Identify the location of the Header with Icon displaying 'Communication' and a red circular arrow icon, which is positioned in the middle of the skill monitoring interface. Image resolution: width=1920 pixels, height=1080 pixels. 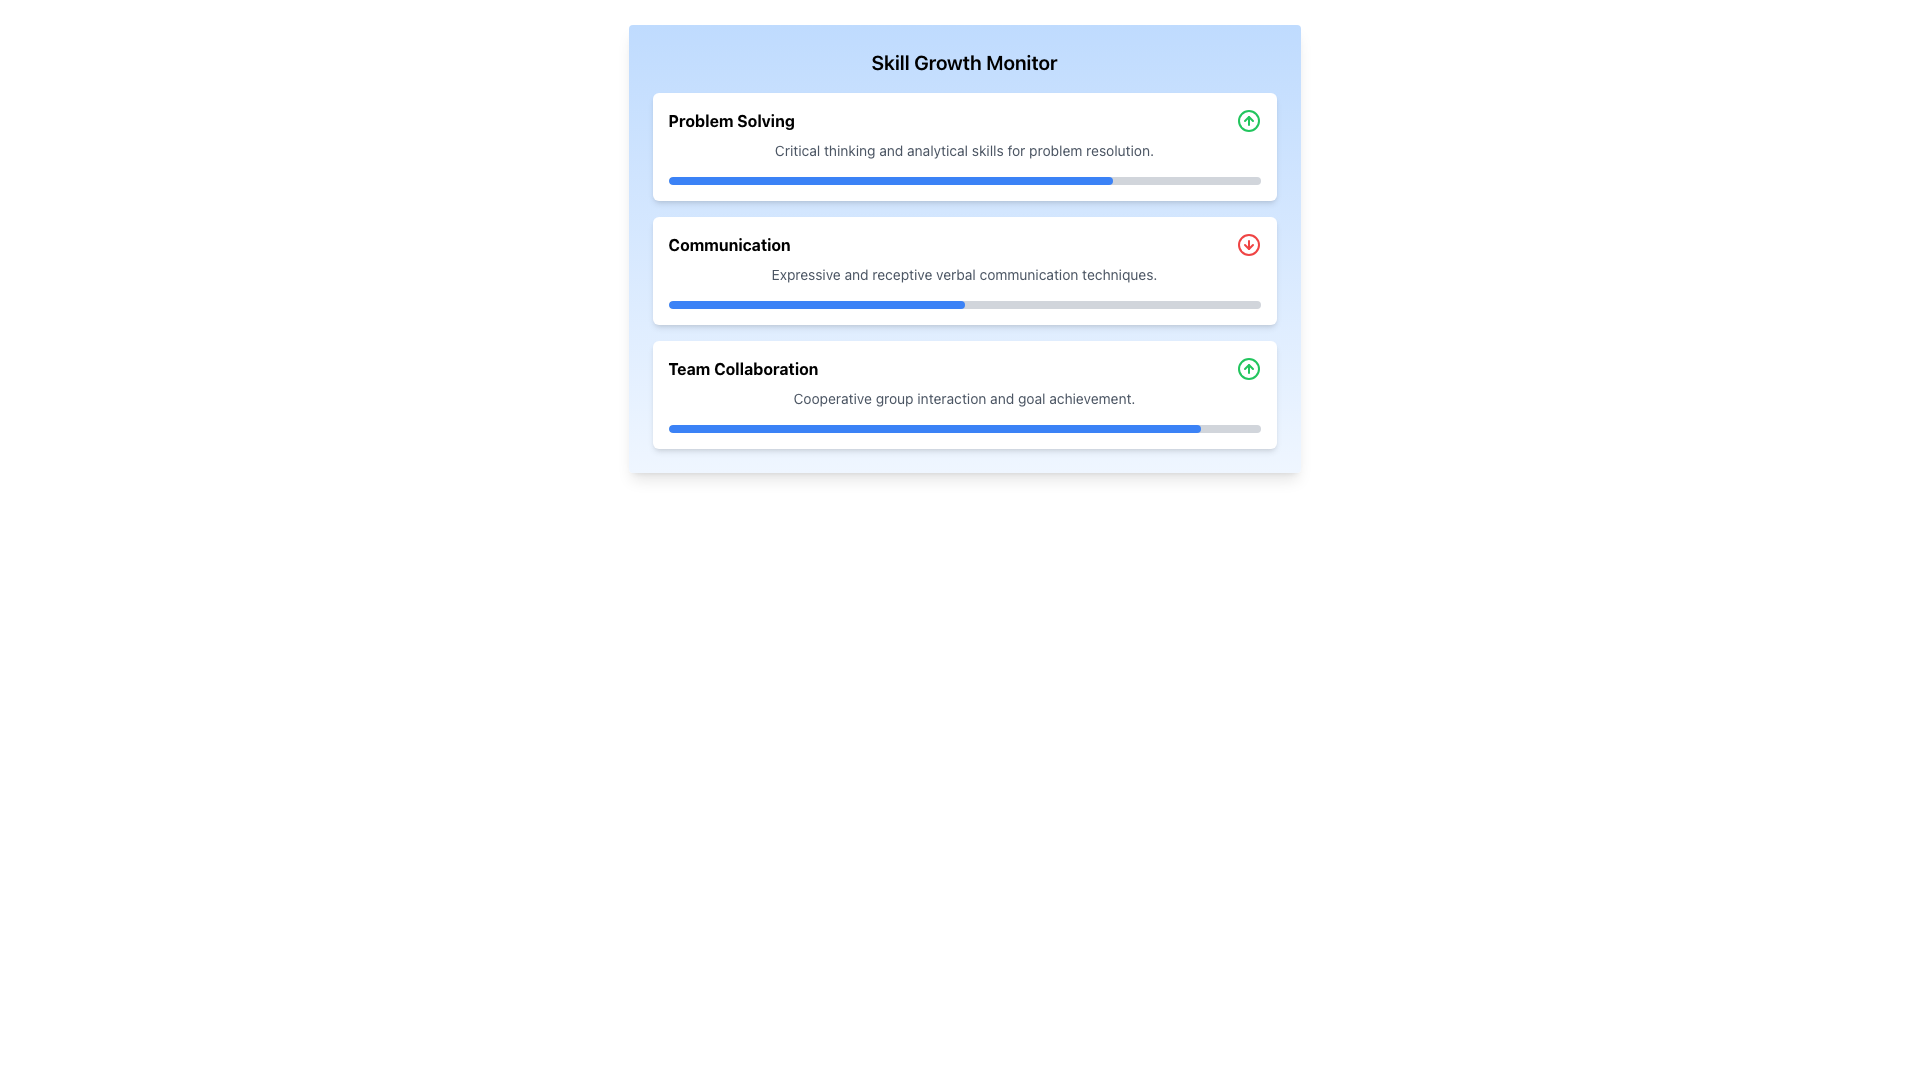
(964, 244).